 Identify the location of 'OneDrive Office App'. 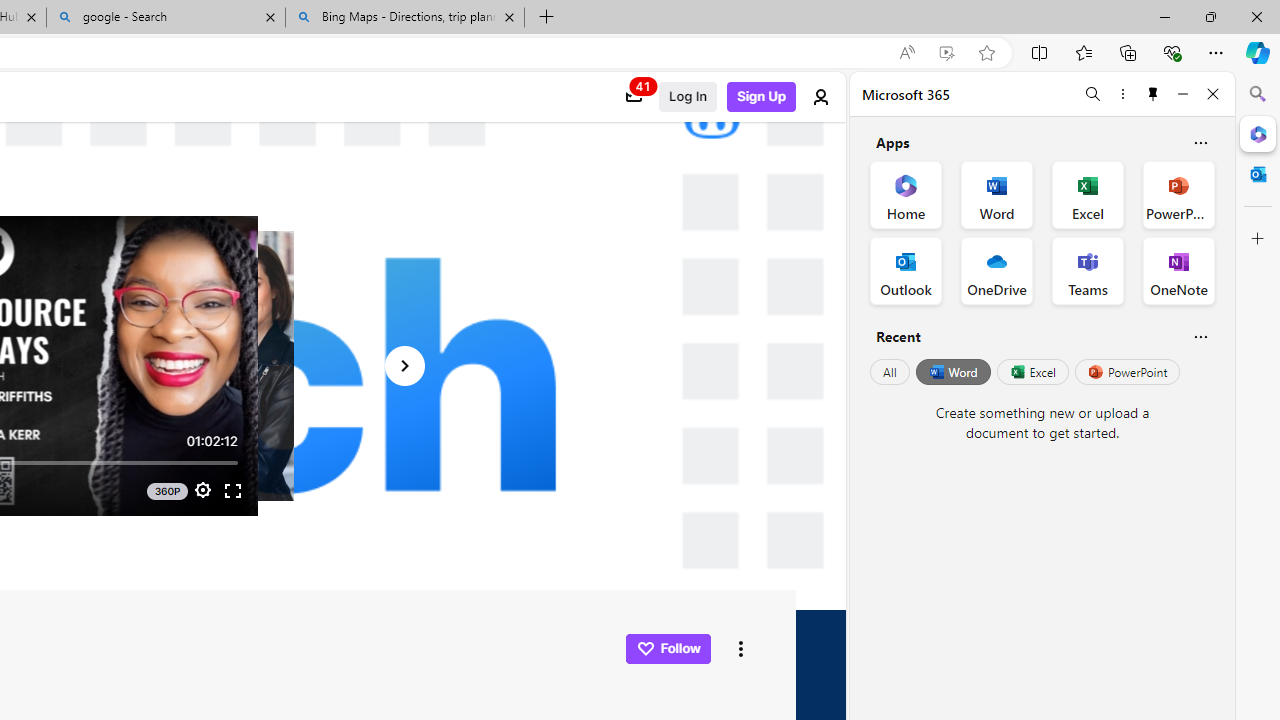
(997, 271).